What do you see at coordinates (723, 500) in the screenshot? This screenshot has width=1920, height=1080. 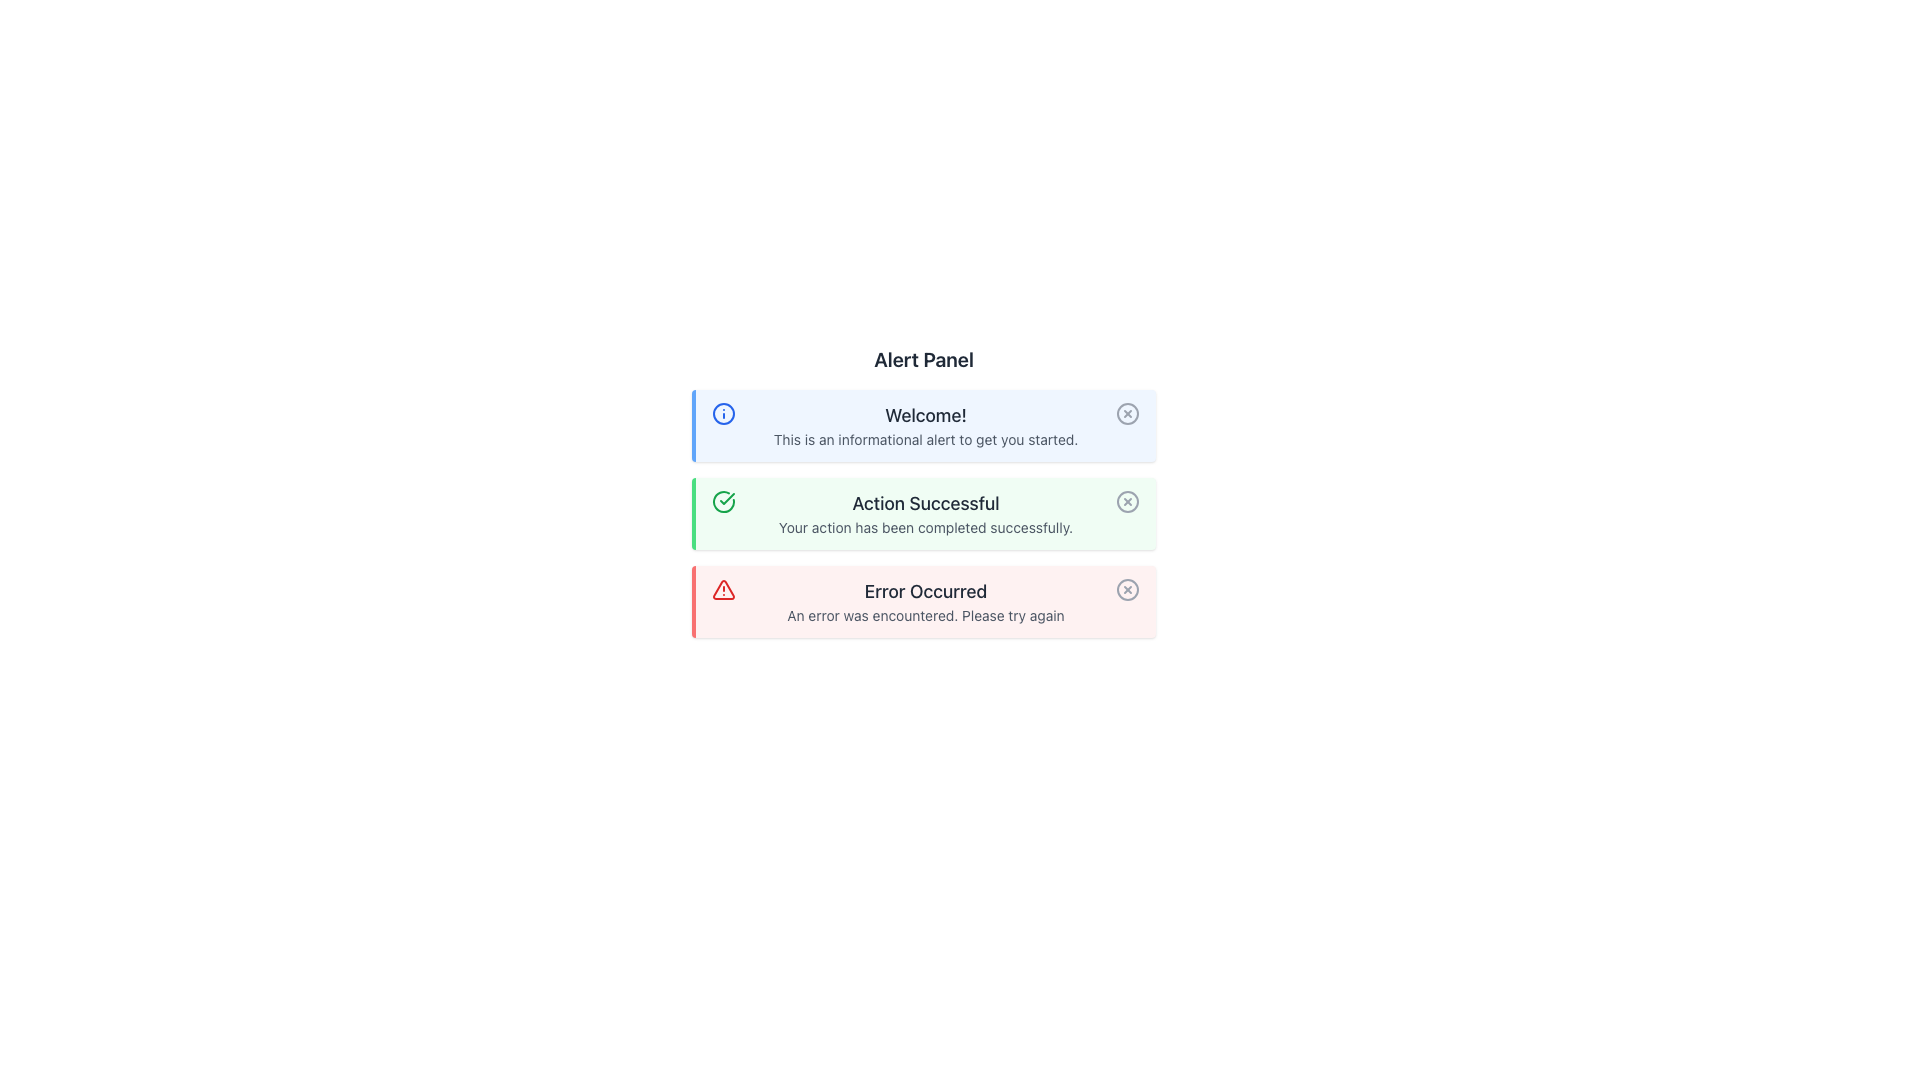 I see `the green circular icon with a checkmark symbol located to the left of the 'Action Successful' text in the green alert box to understand the status it signifies` at bounding box center [723, 500].